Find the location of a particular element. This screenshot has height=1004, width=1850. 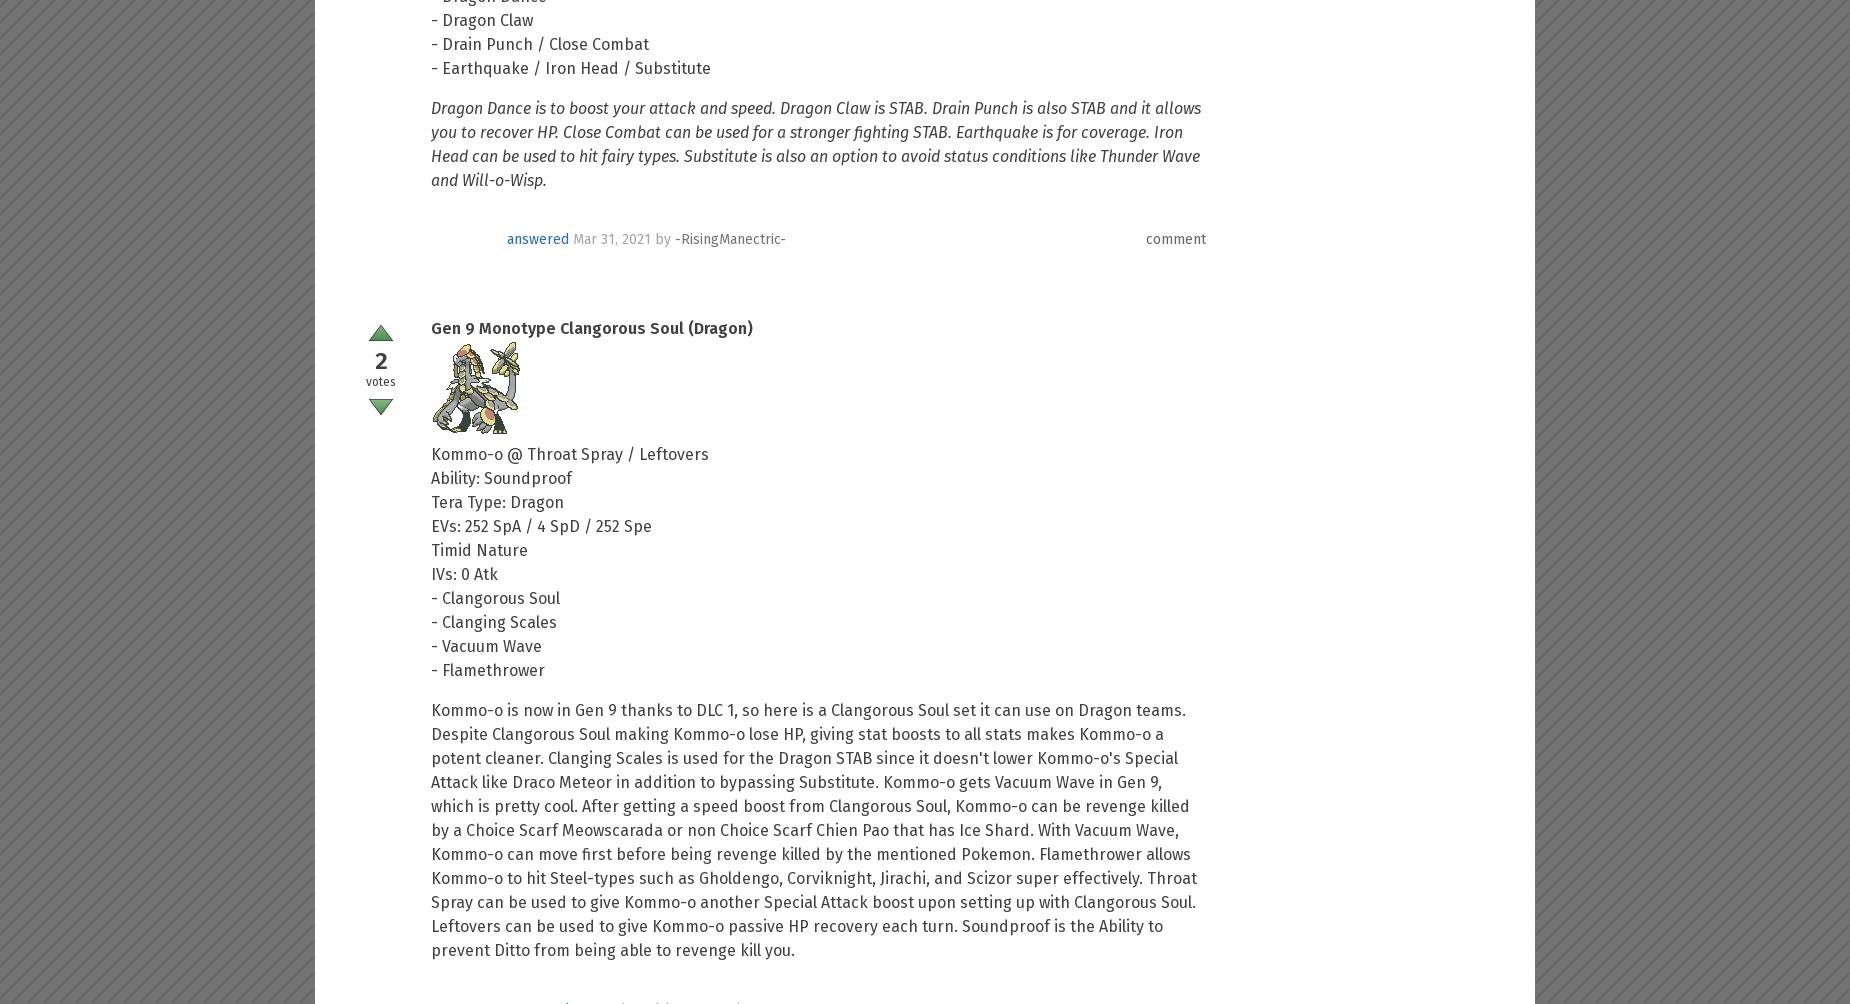

'Timid Nature' is located at coordinates (479, 550).